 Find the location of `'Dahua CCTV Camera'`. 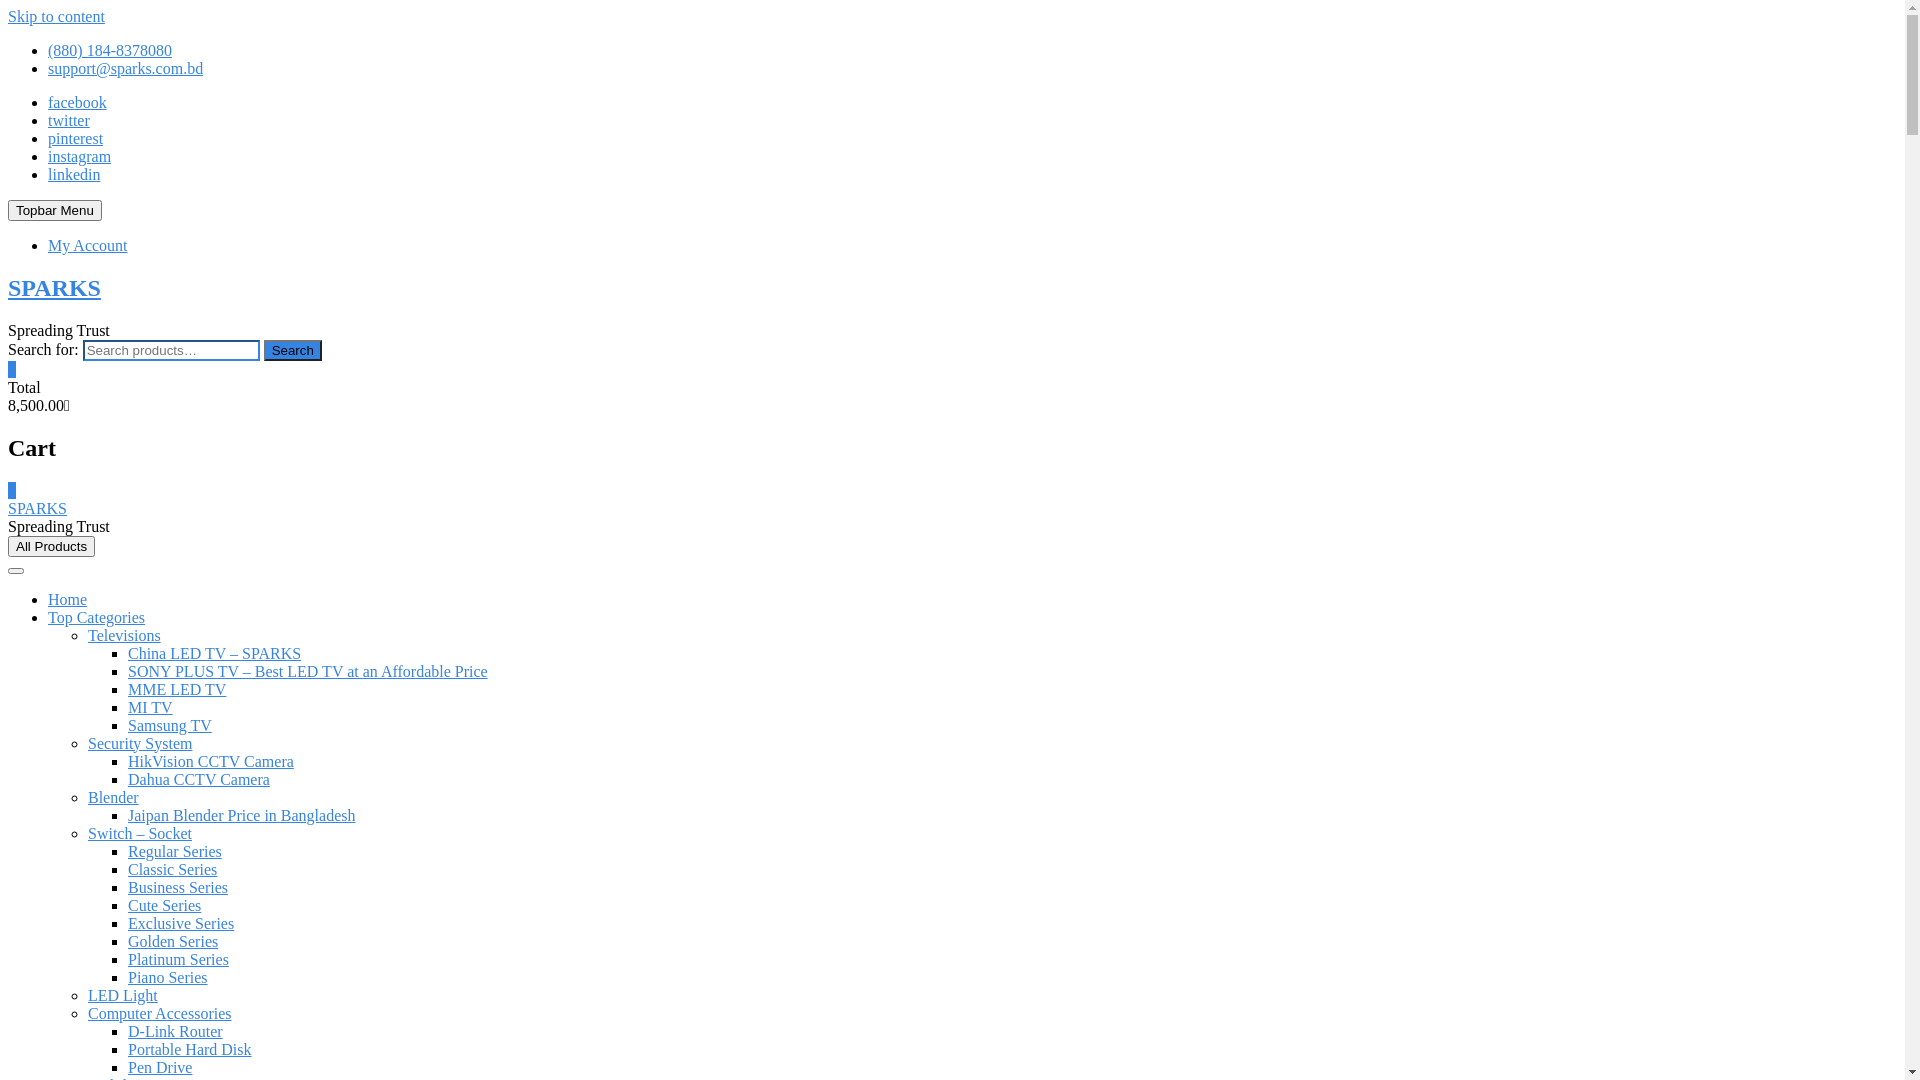

'Dahua CCTV Camera' is located at coordinates (127, 778).